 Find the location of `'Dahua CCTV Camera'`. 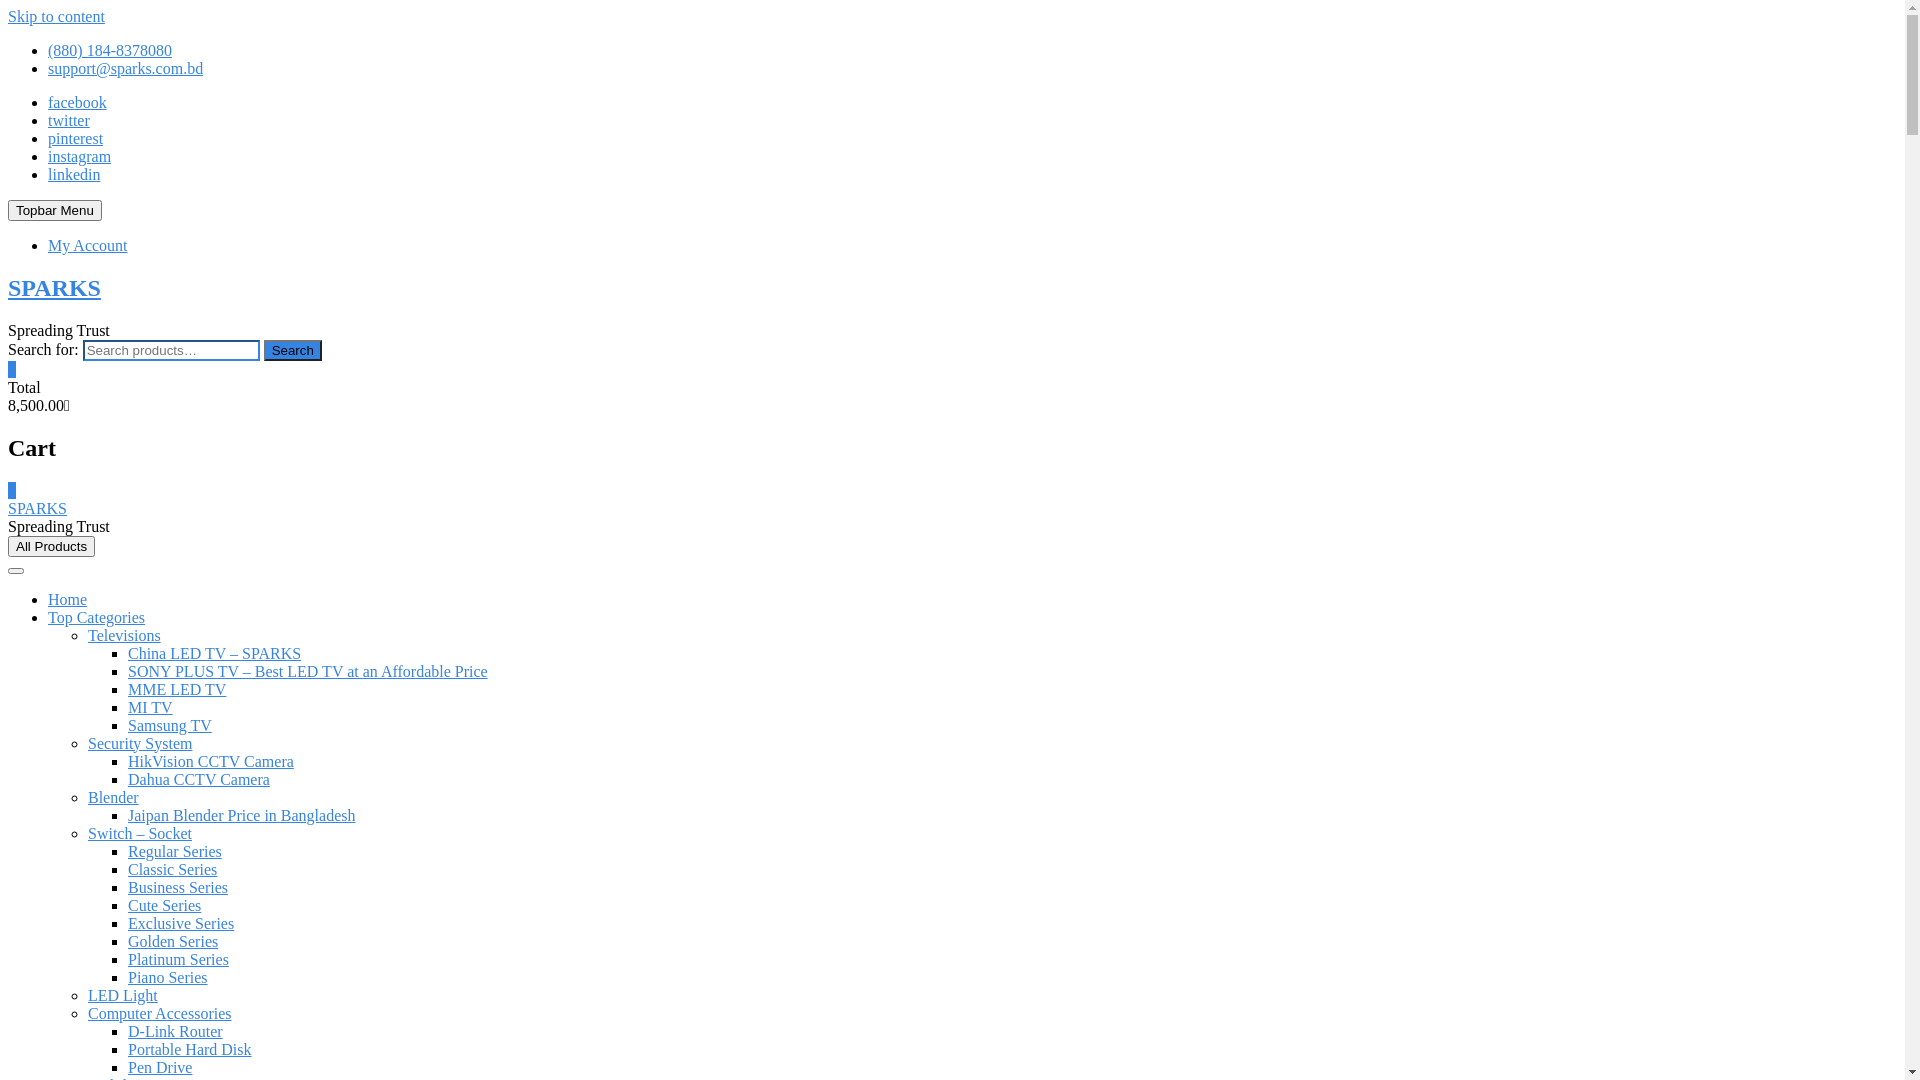

'Dahua CCTV Camera' is located at coordinates (127, 778).